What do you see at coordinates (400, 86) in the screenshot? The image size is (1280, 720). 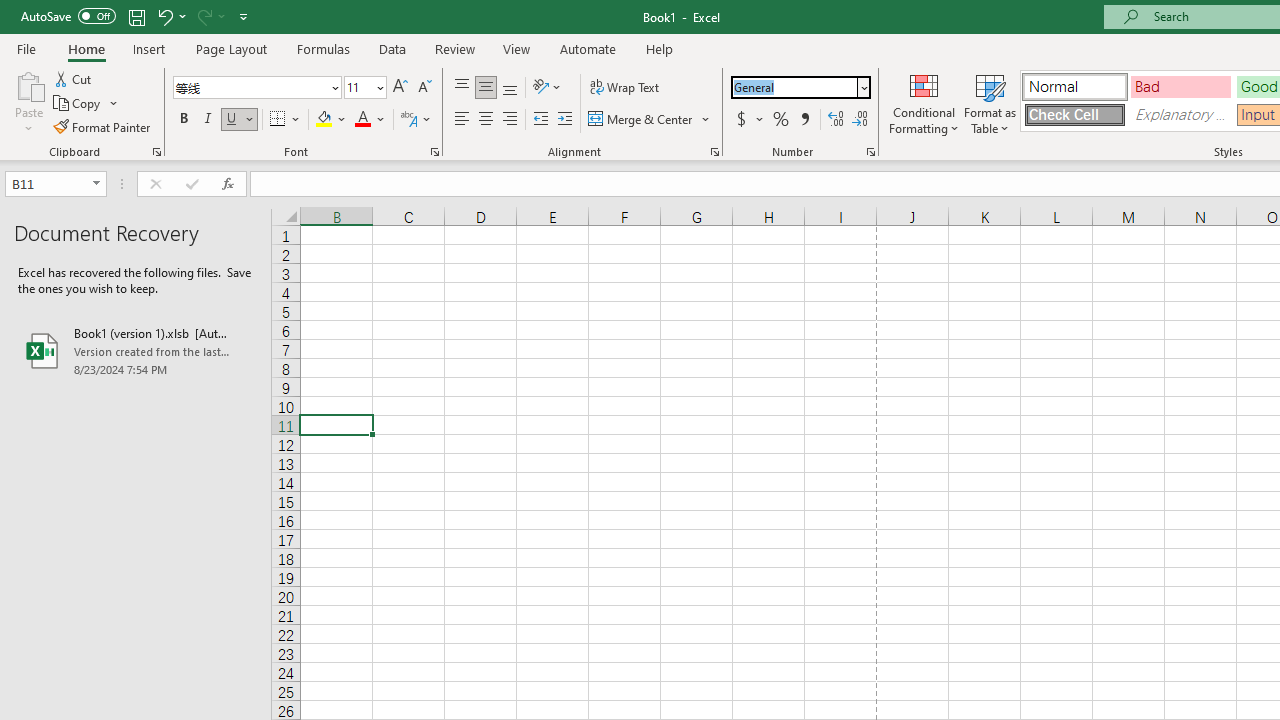 I see `'Increase Font Size'` at bounding box center [400, 86].